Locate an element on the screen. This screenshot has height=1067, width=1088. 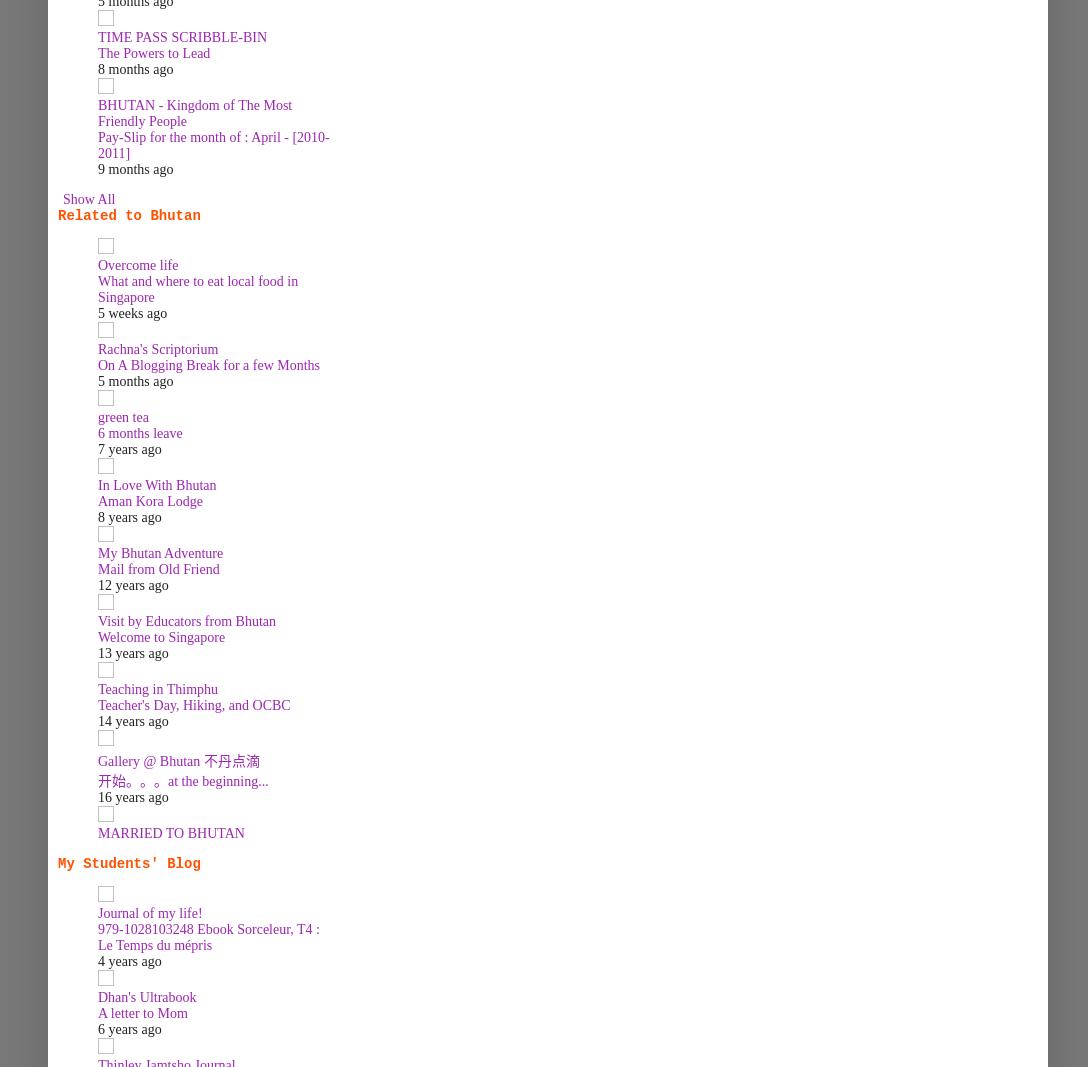
'On A Blogging Break for a few Months' is located at coordinates (208, 364).